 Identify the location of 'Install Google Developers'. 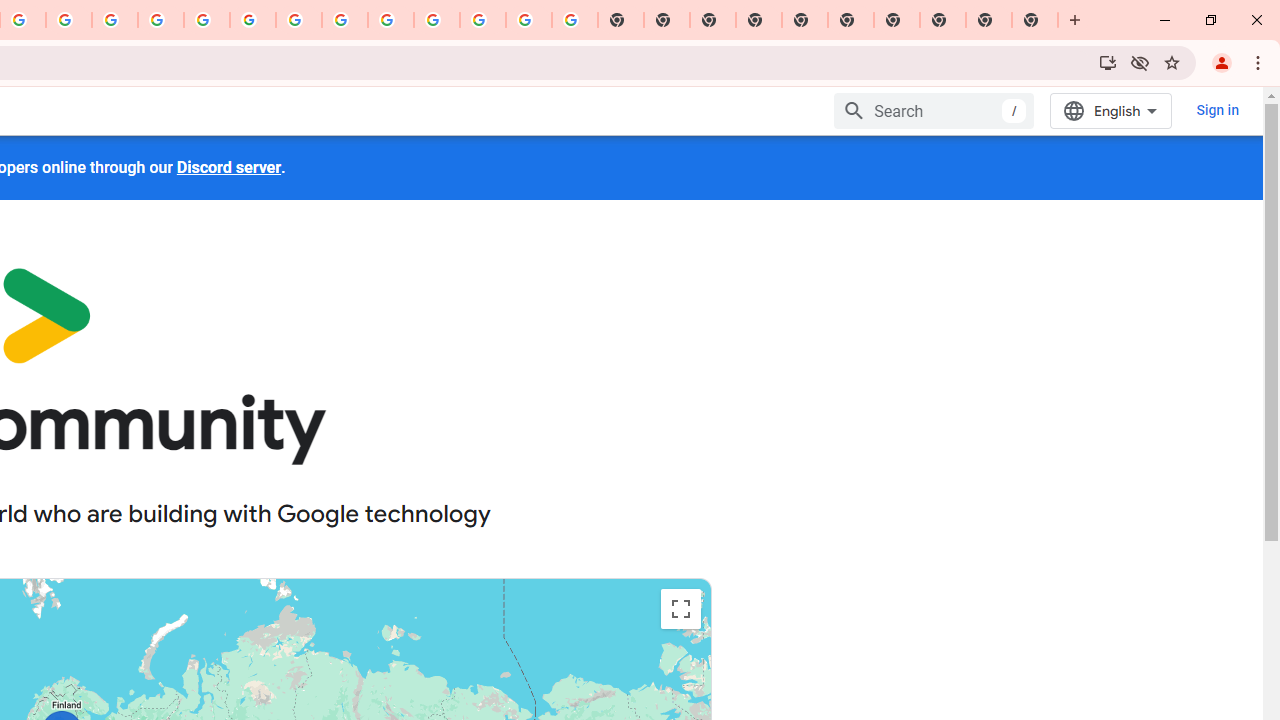
(1106, 61).